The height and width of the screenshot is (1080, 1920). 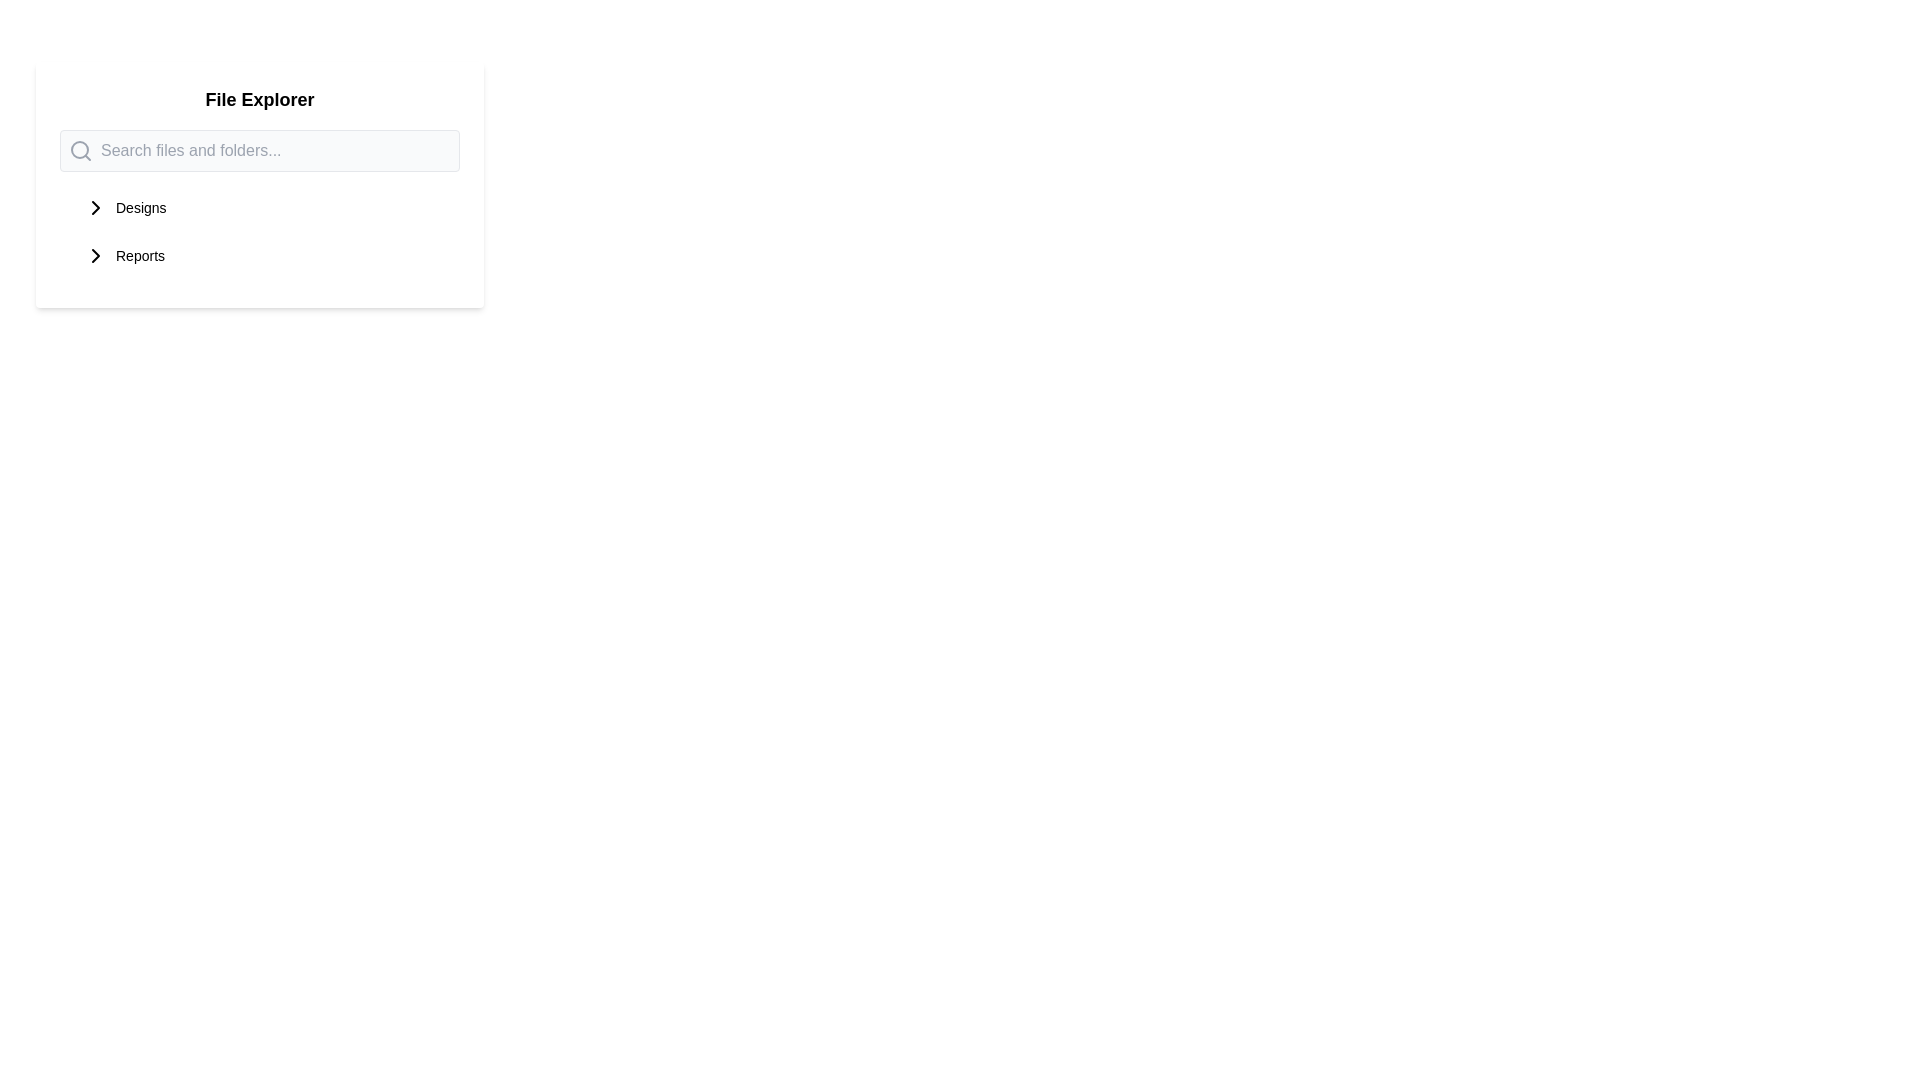 What do you see at coordinates (95, 208) in the screenshot?
I see `the chevron right icon located to the left of the 'Designs' text in the file explorer panel to trigger potential hover effects` at bounding box center [95, 208].